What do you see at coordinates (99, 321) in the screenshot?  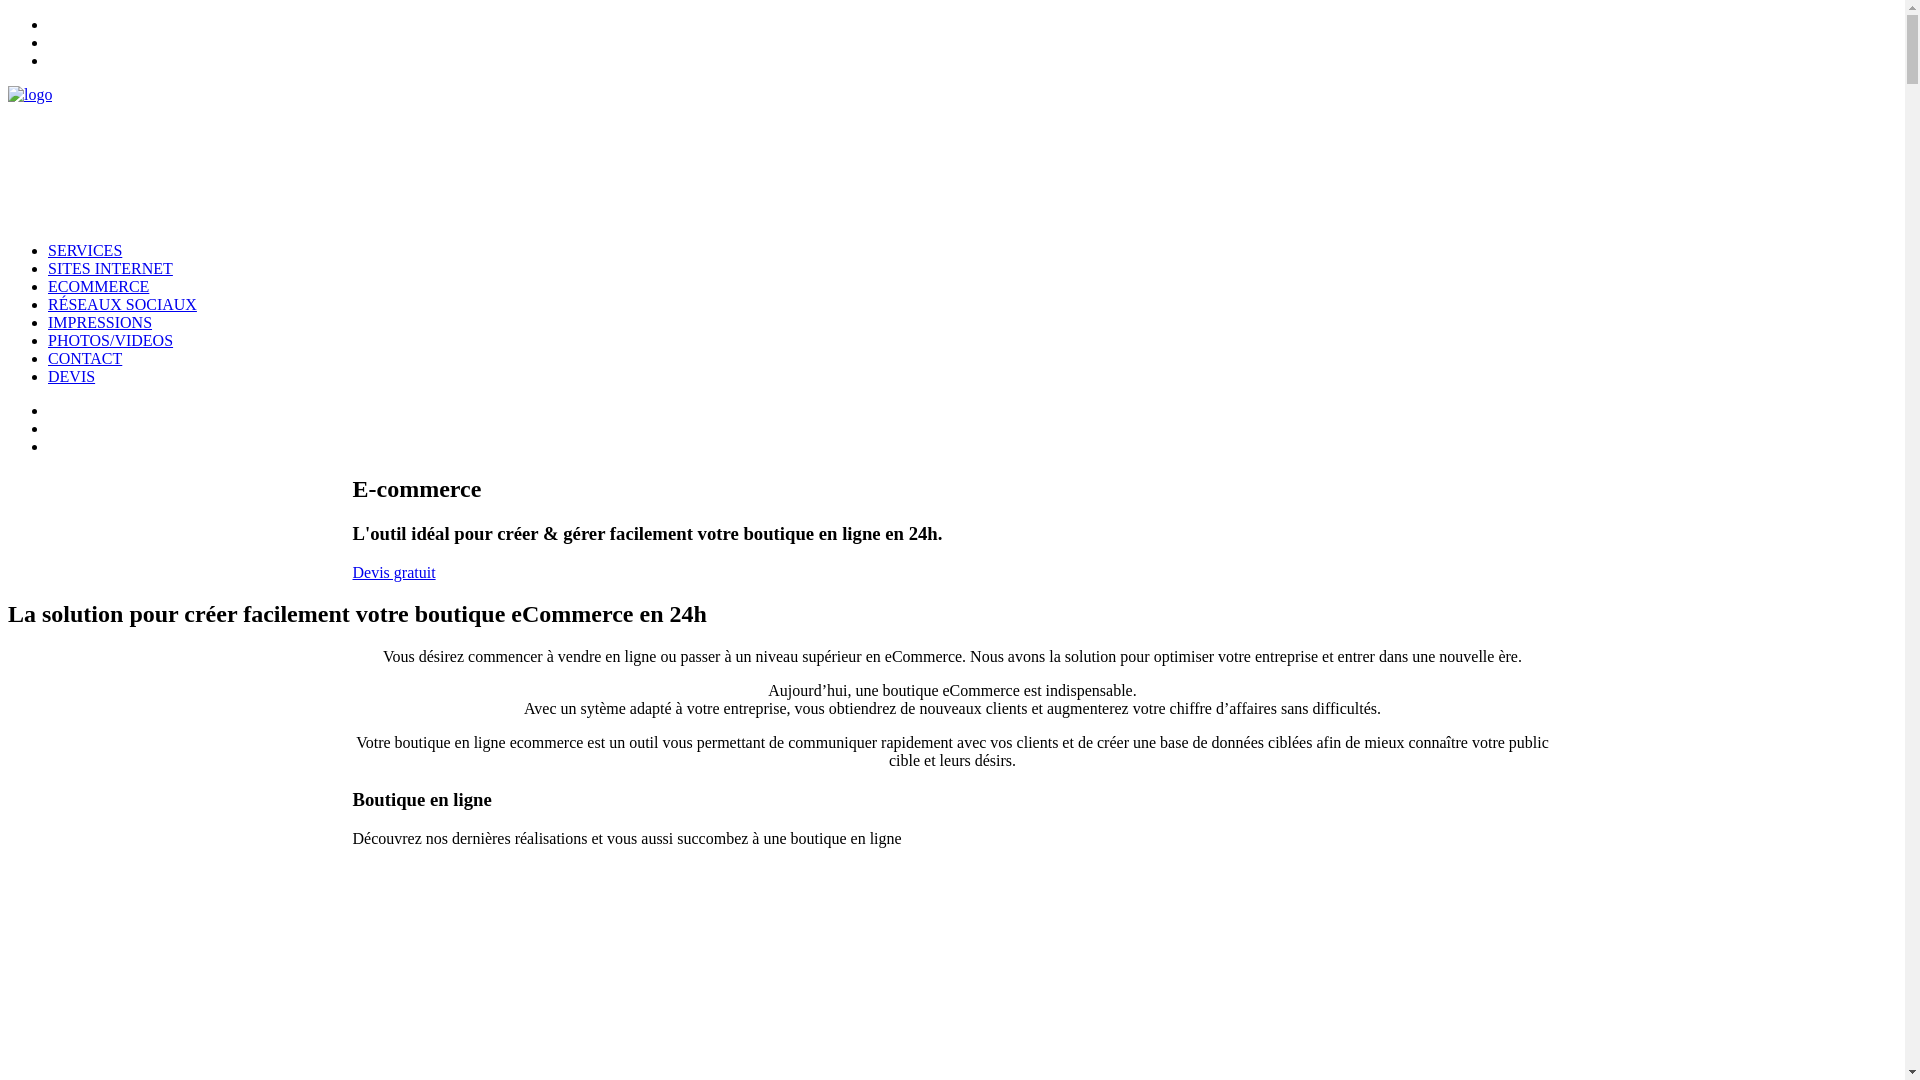 I see `'IMPRESSIONS'` at bounding box center [99, 321].